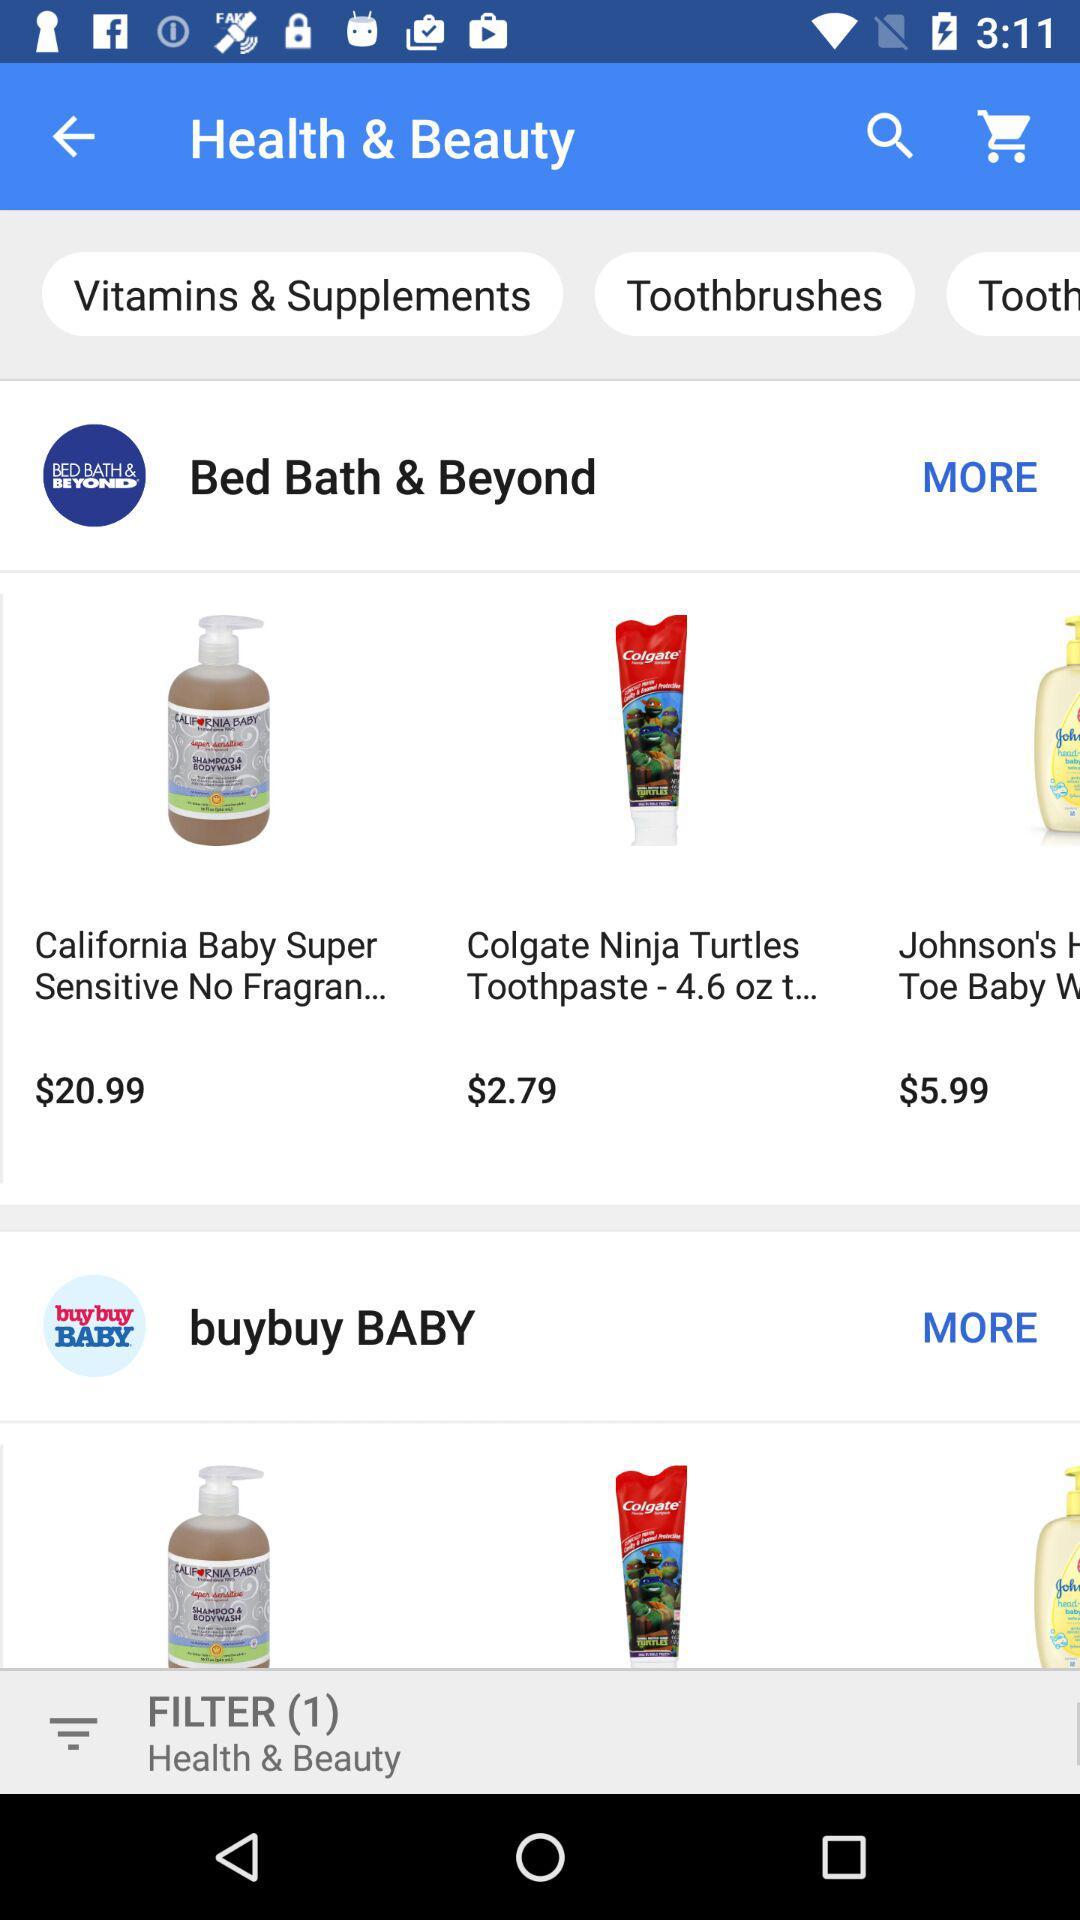  I want to click on the second image below buybuy baby, so click(651, 1580).